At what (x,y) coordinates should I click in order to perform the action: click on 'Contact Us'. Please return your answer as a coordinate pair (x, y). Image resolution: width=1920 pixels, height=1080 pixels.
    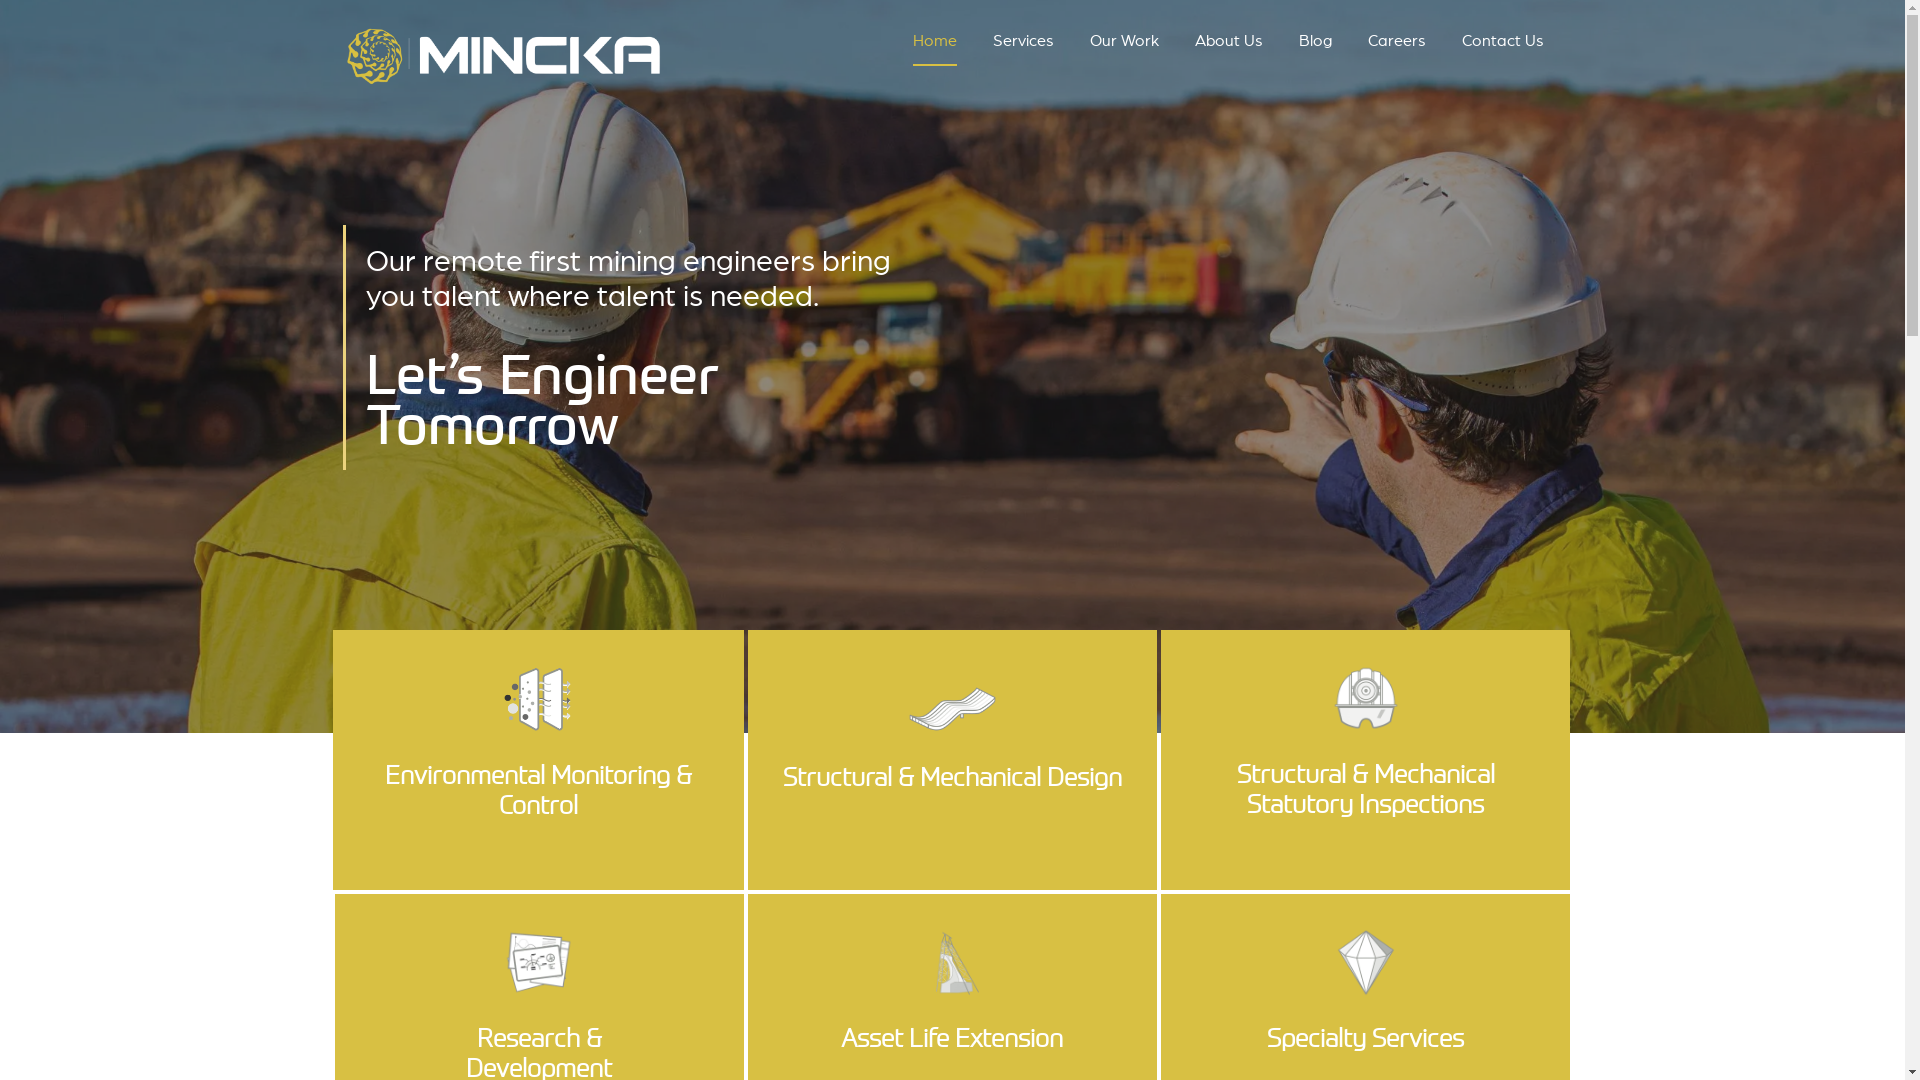
    Looking at the image, I should click on (1462, 45).